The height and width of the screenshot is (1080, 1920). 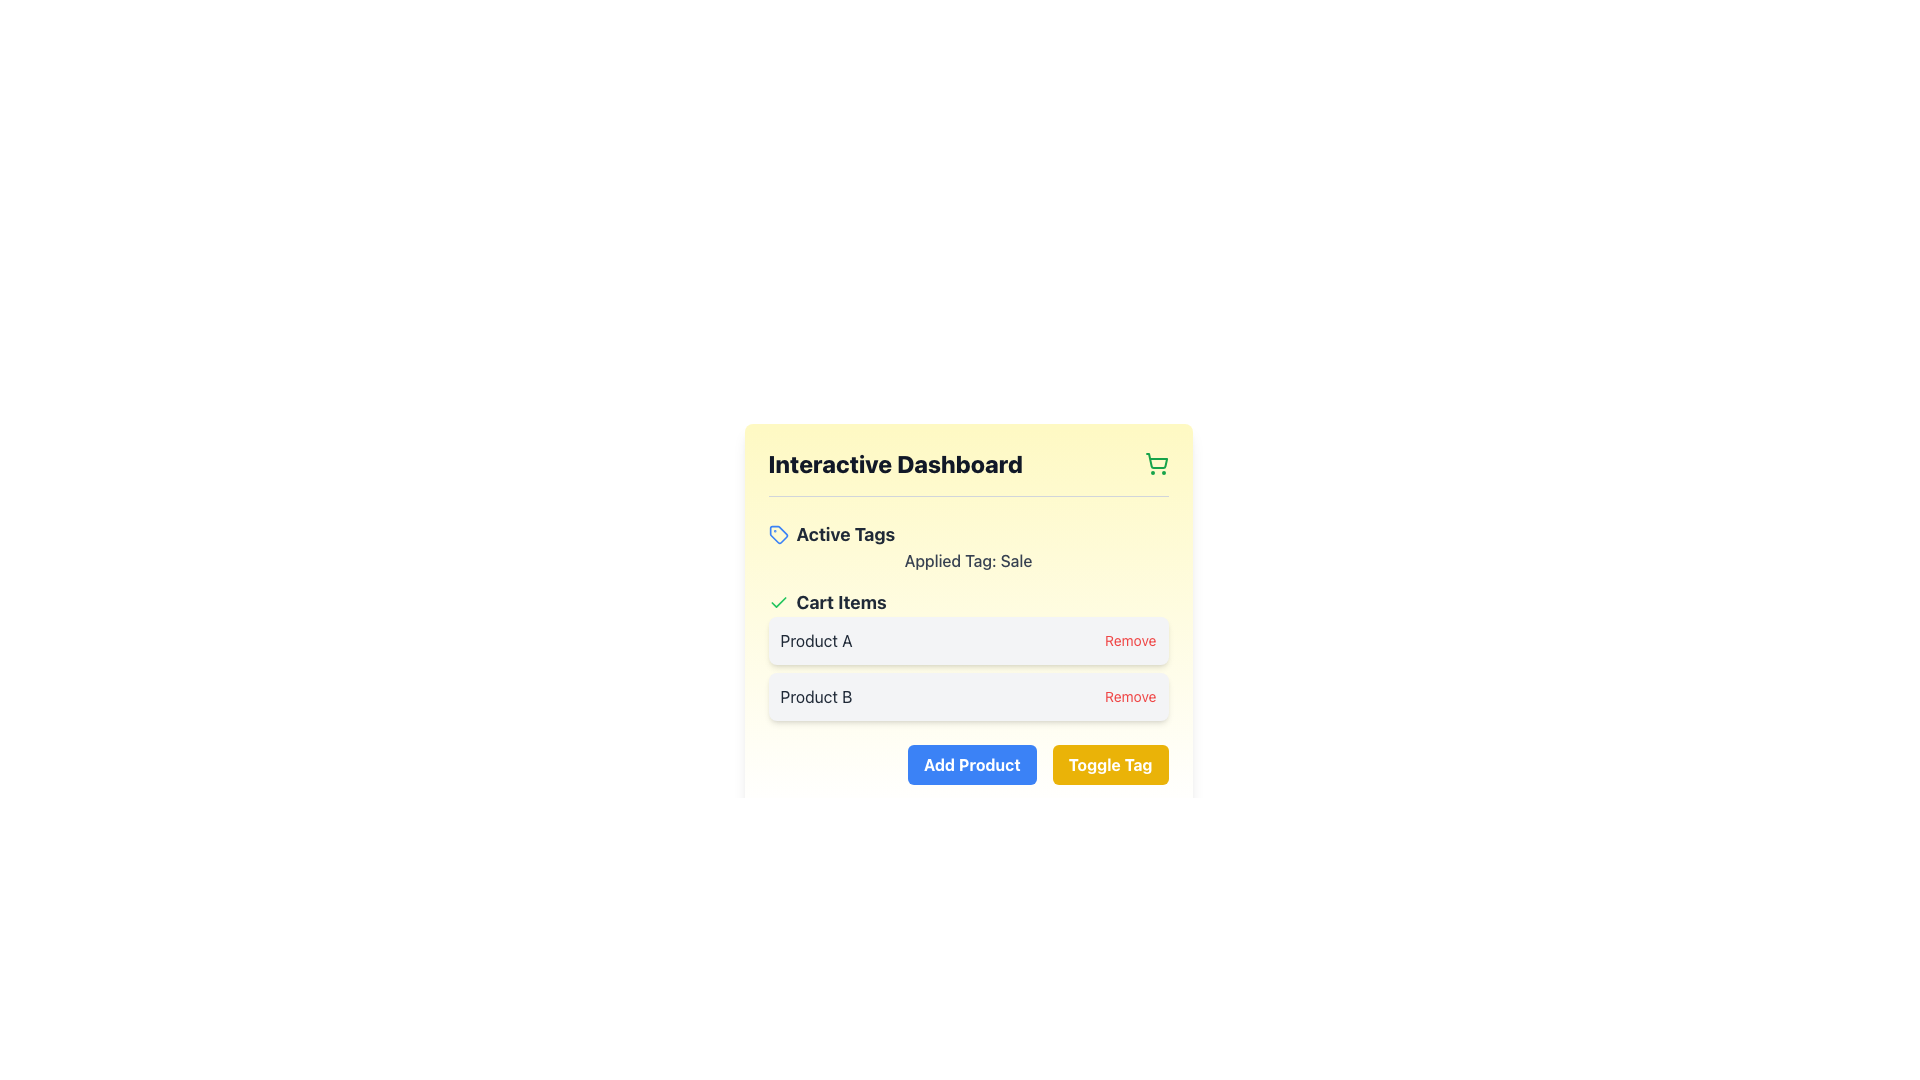 I want to click on the 'Active Tags' and 'Cart Items' section of the interactive dashboard, so click(x=968, y=620).